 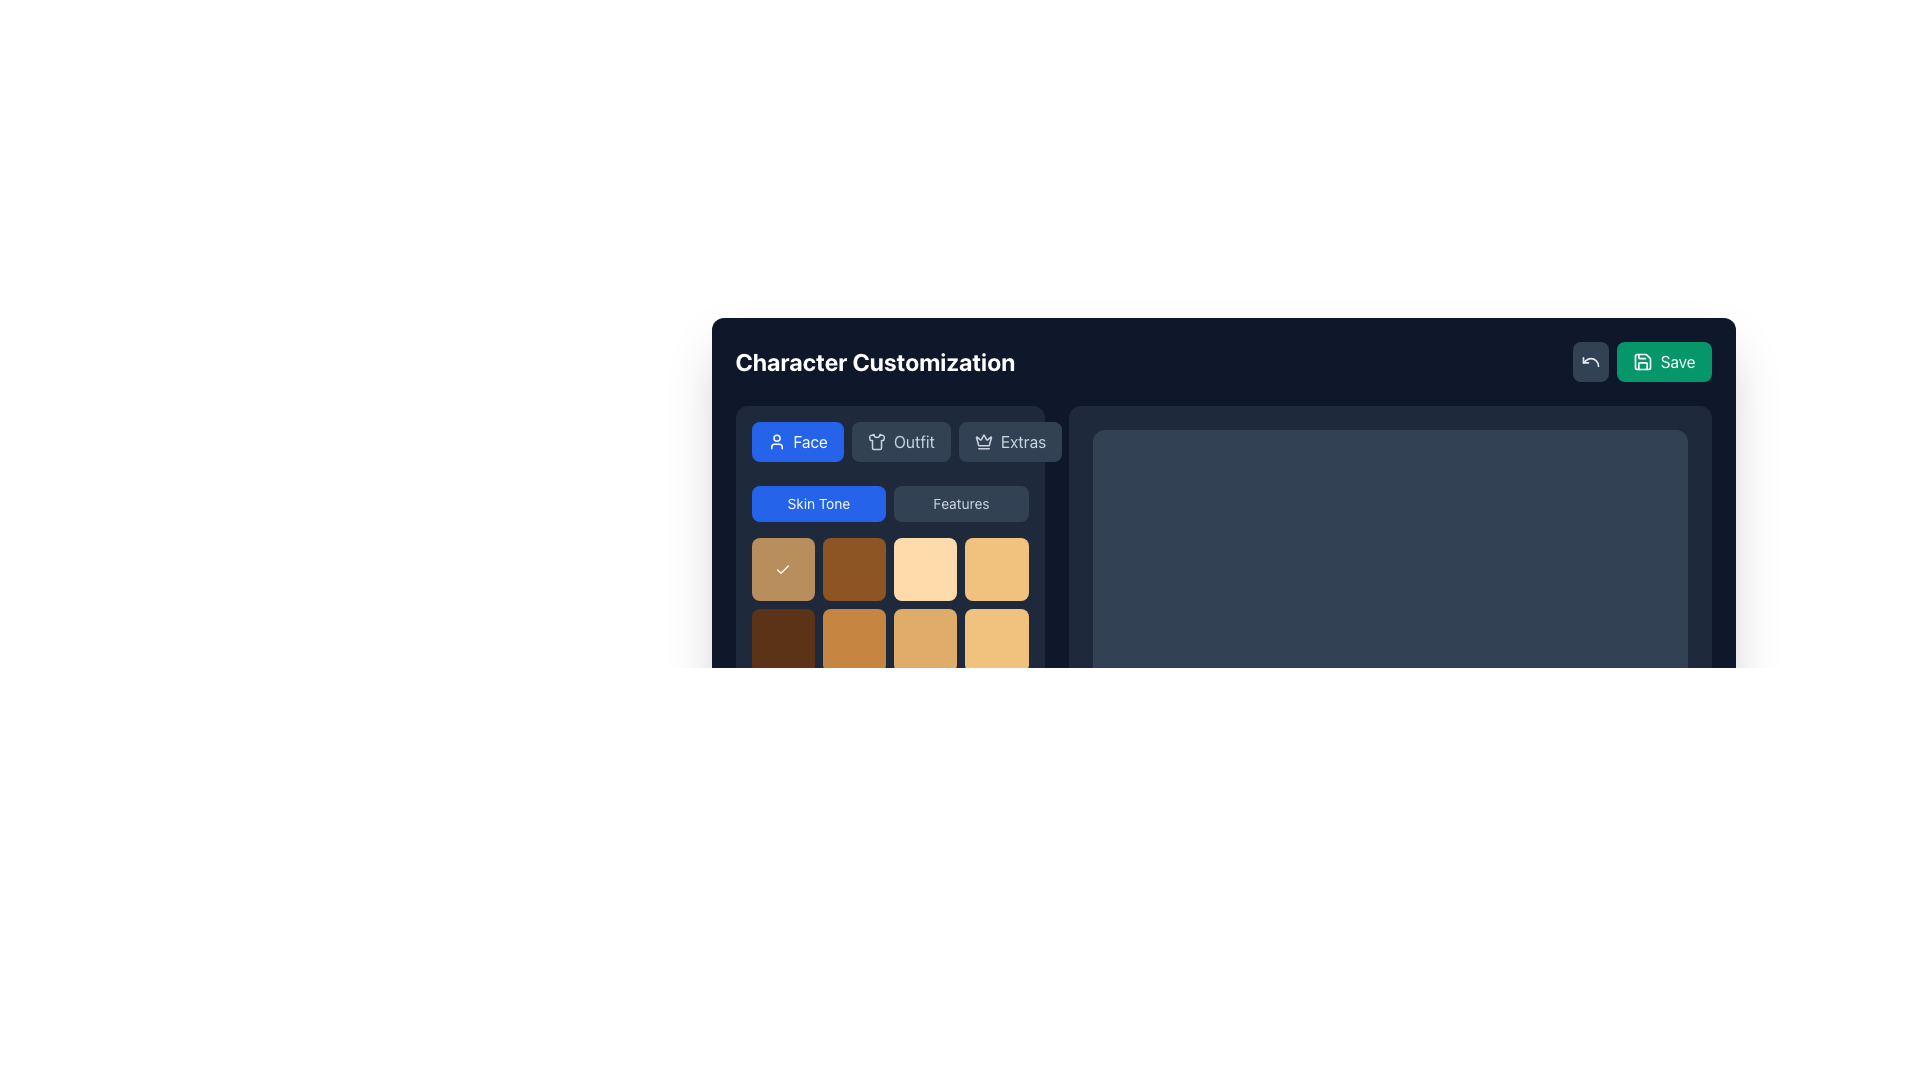 I want to click on the 'Extras' button icon, which visually represents additional customization options related to the crown theme, located to the right of the 'Outfit' button in the top horizontal menu bar, so click(x=983, y=441).